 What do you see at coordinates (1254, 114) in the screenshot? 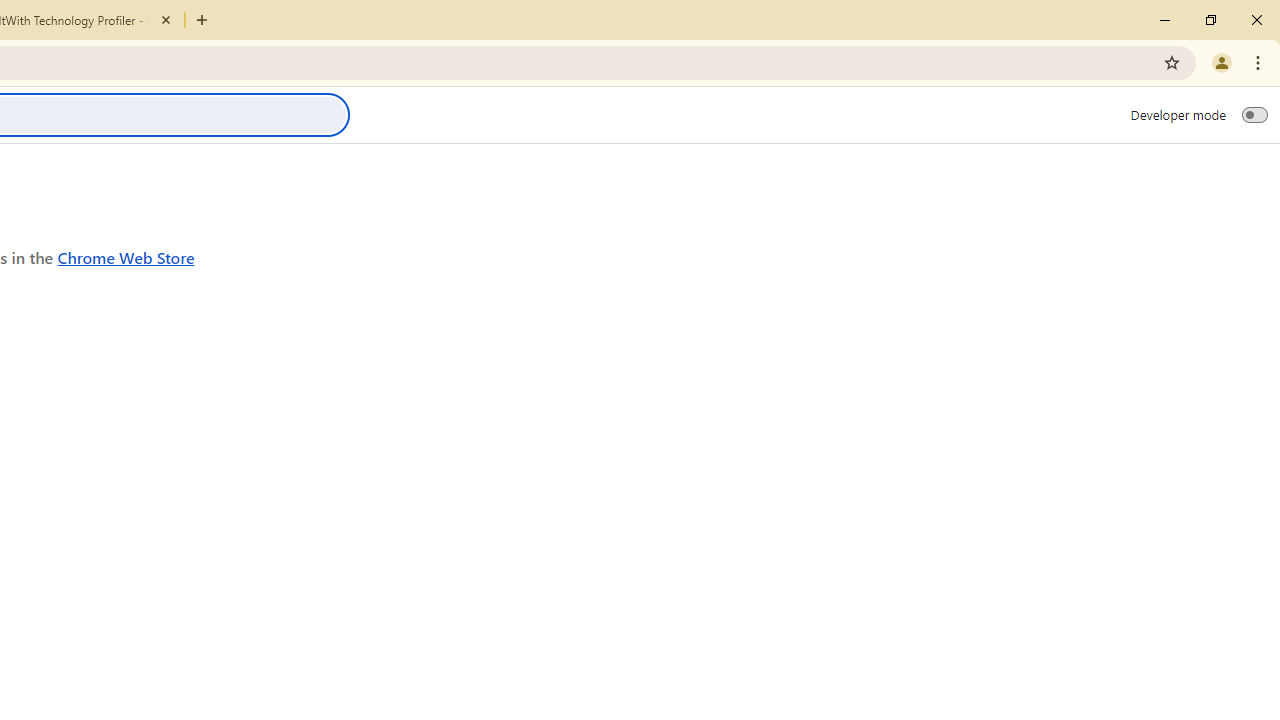
I see `'Developer mode'` at bounding box center [1254, 114].